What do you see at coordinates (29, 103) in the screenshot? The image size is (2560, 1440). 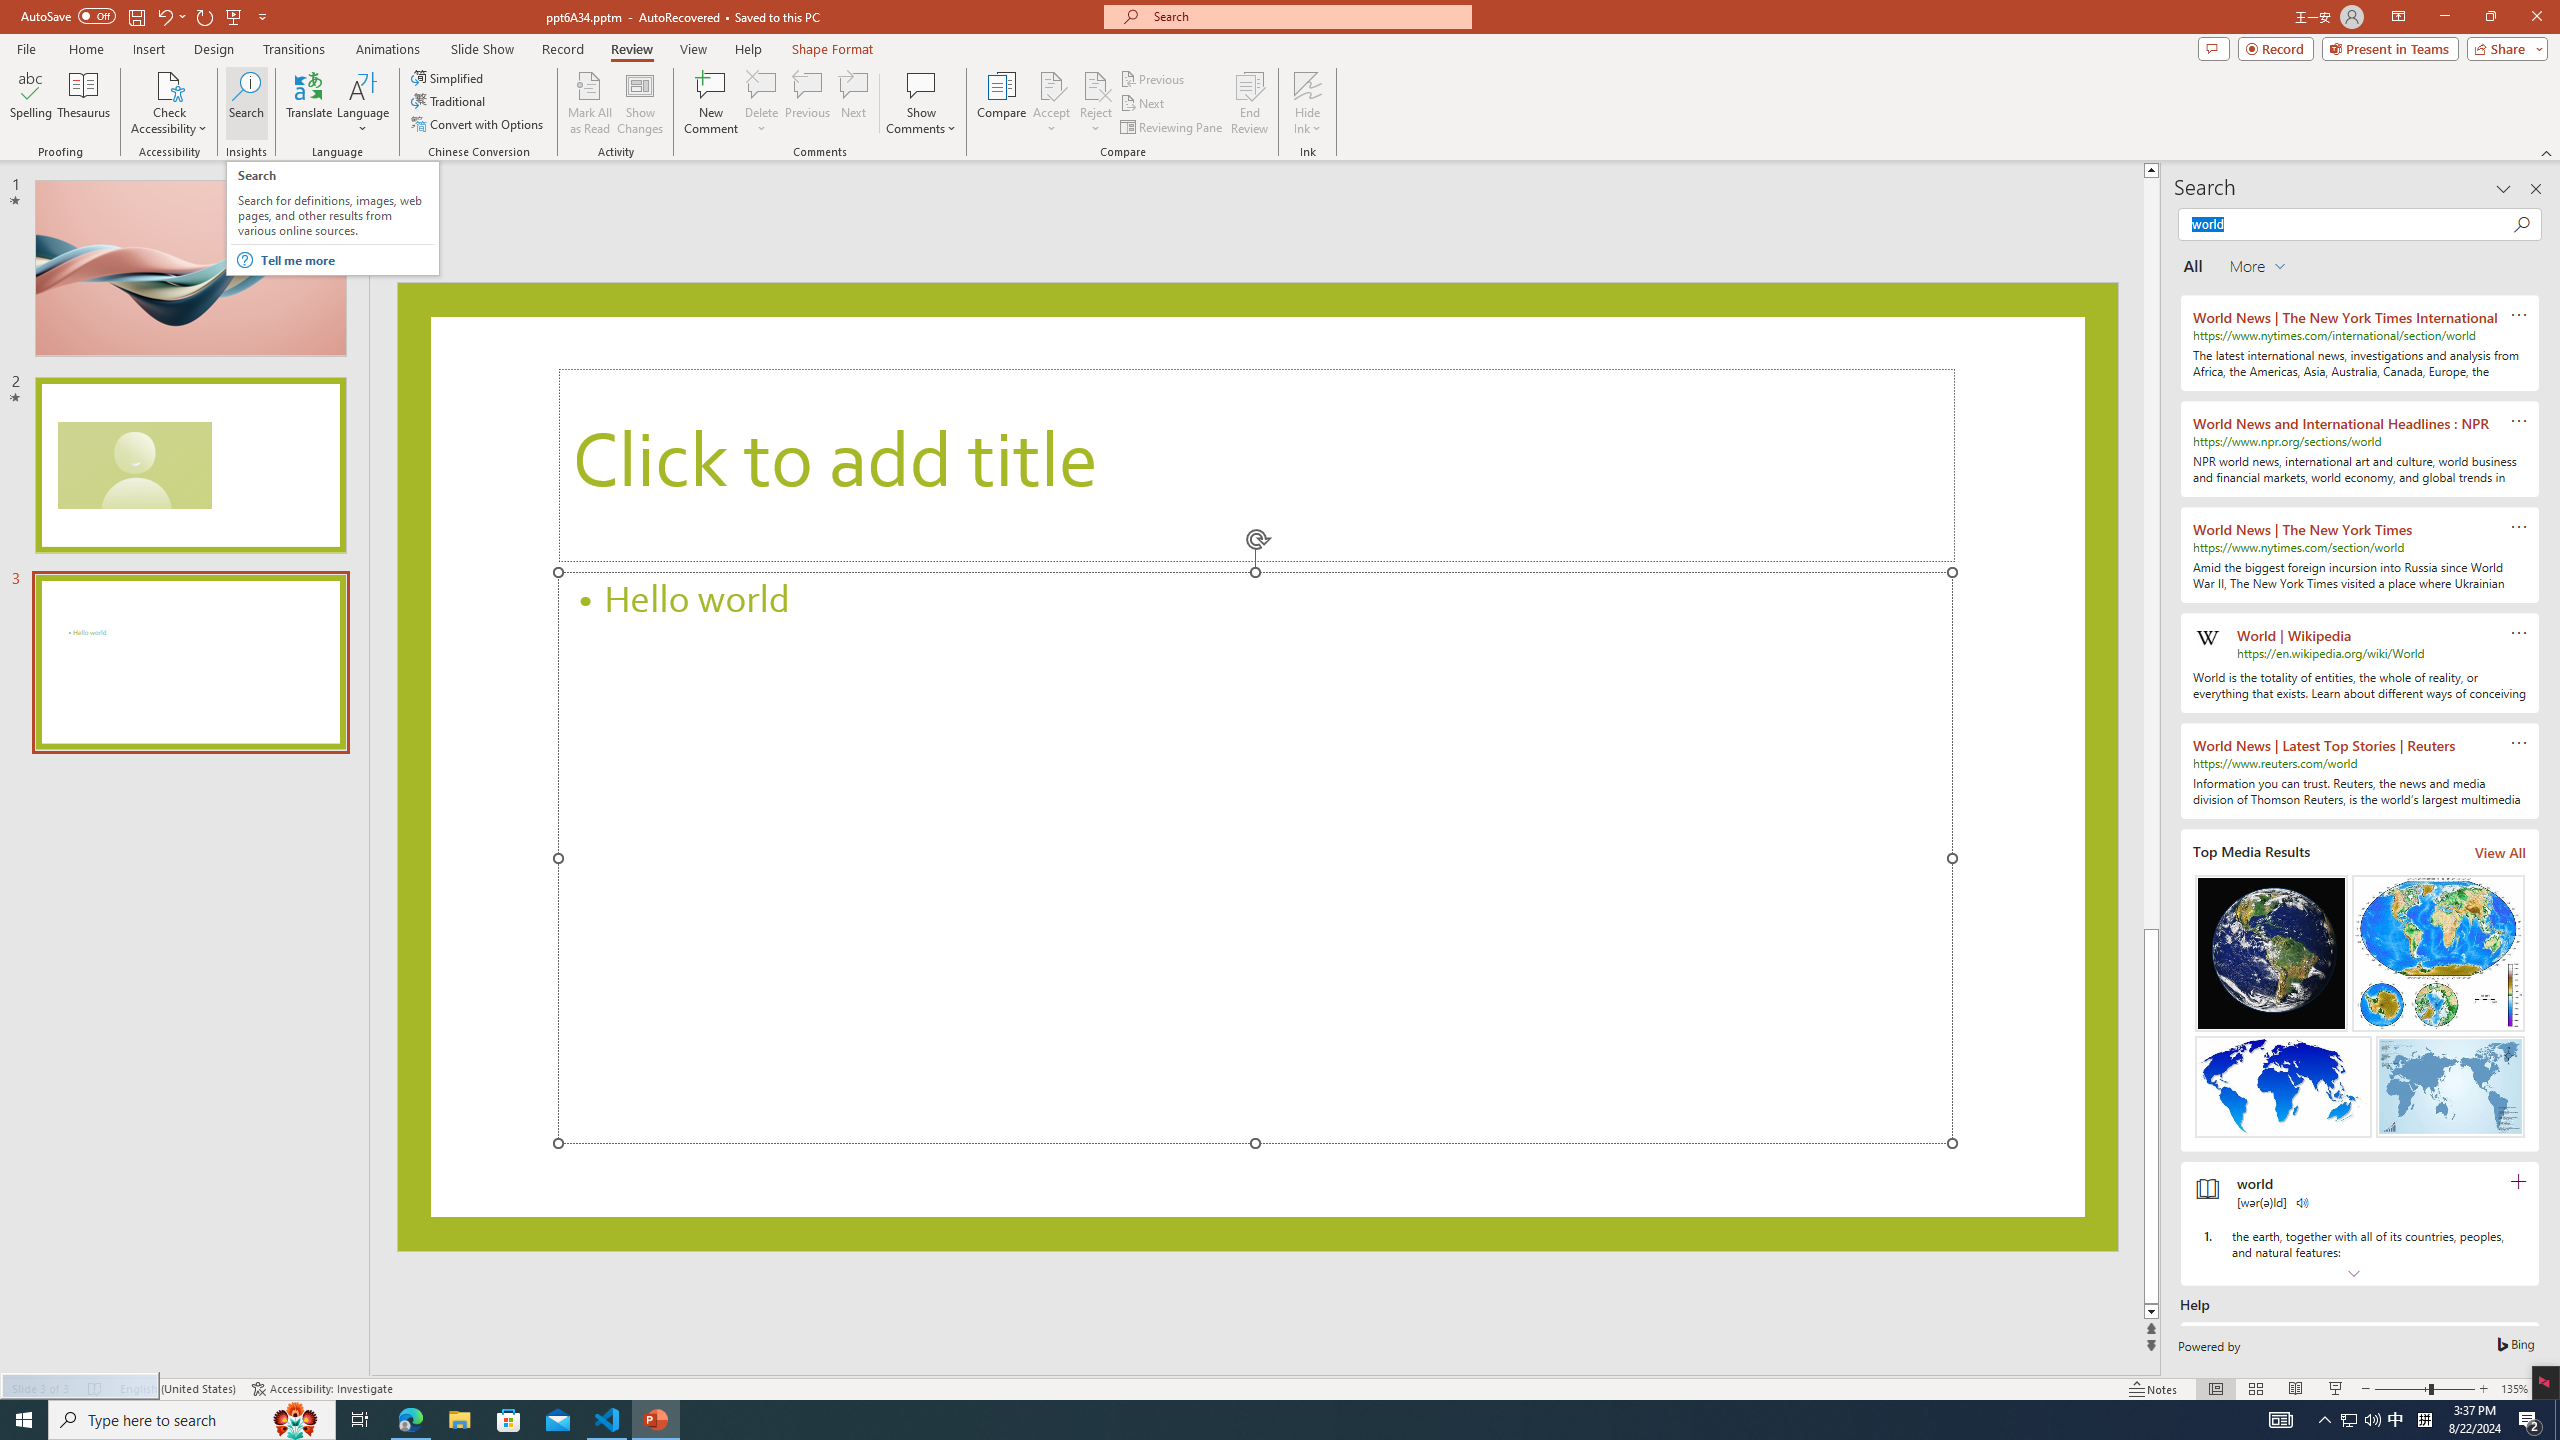 I see `'Spelling...'` at bounding box center [29, 103].